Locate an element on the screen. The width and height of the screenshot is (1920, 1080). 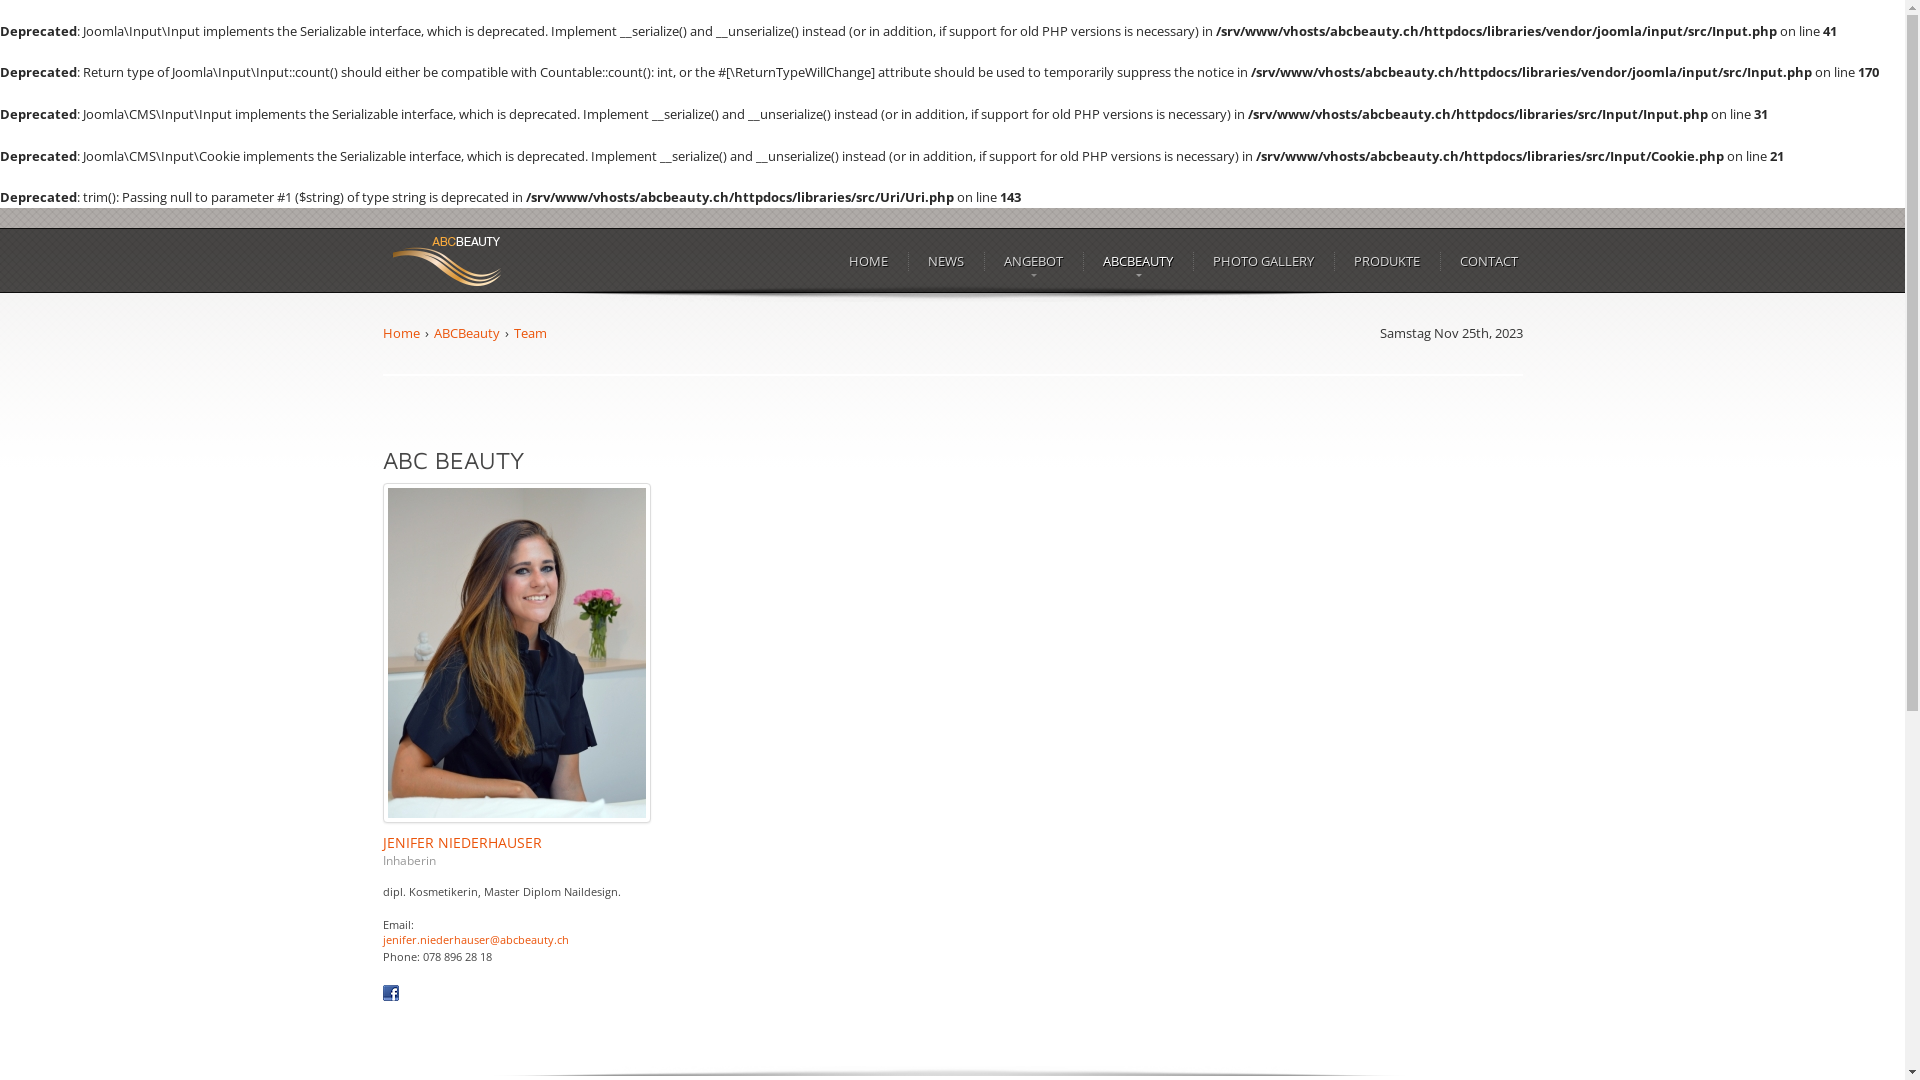
'ANGEBOT' is located at coordinates (998, 260).